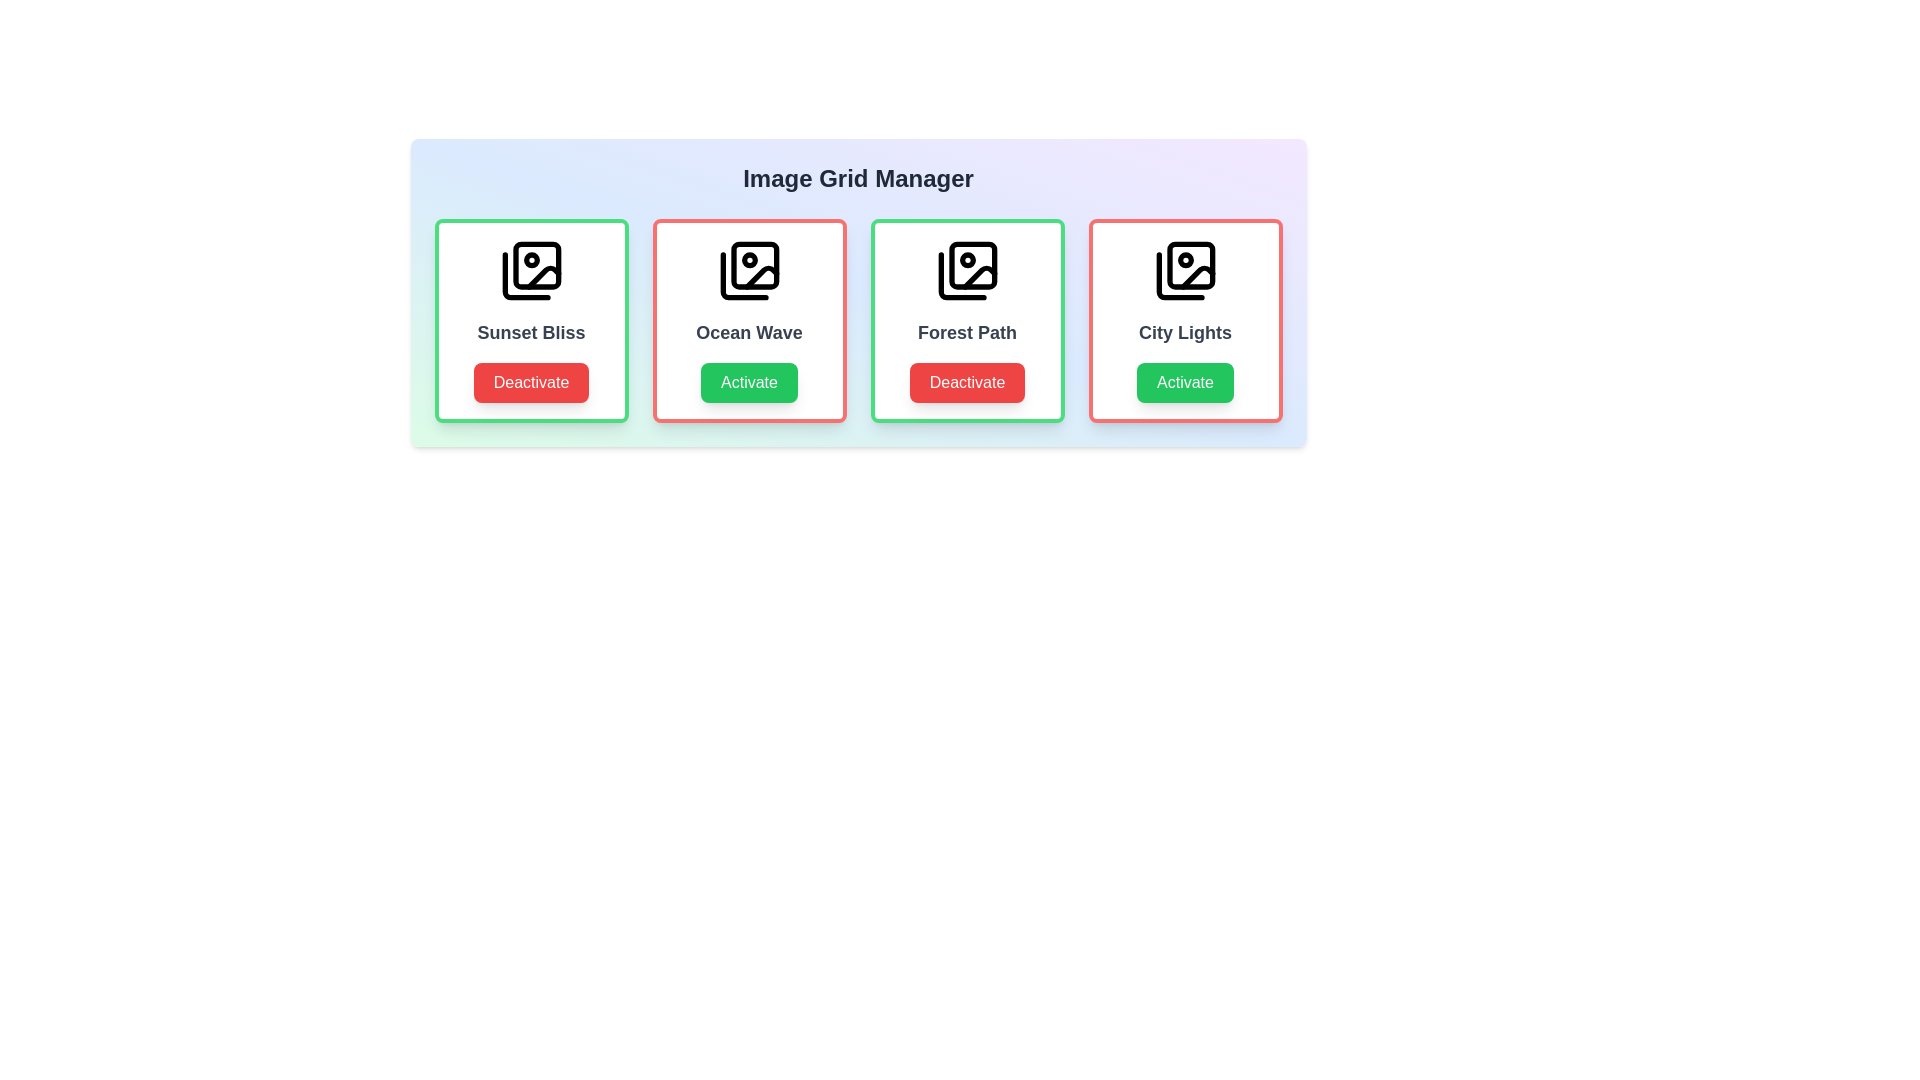 The height and width of the screenshot is (1080, 1920). What do you see at coordinates (967, 319) in the screenshot?
I see `the item labeled 'Forest Path' to observe its hover effect` at bounding box center [967, 319].